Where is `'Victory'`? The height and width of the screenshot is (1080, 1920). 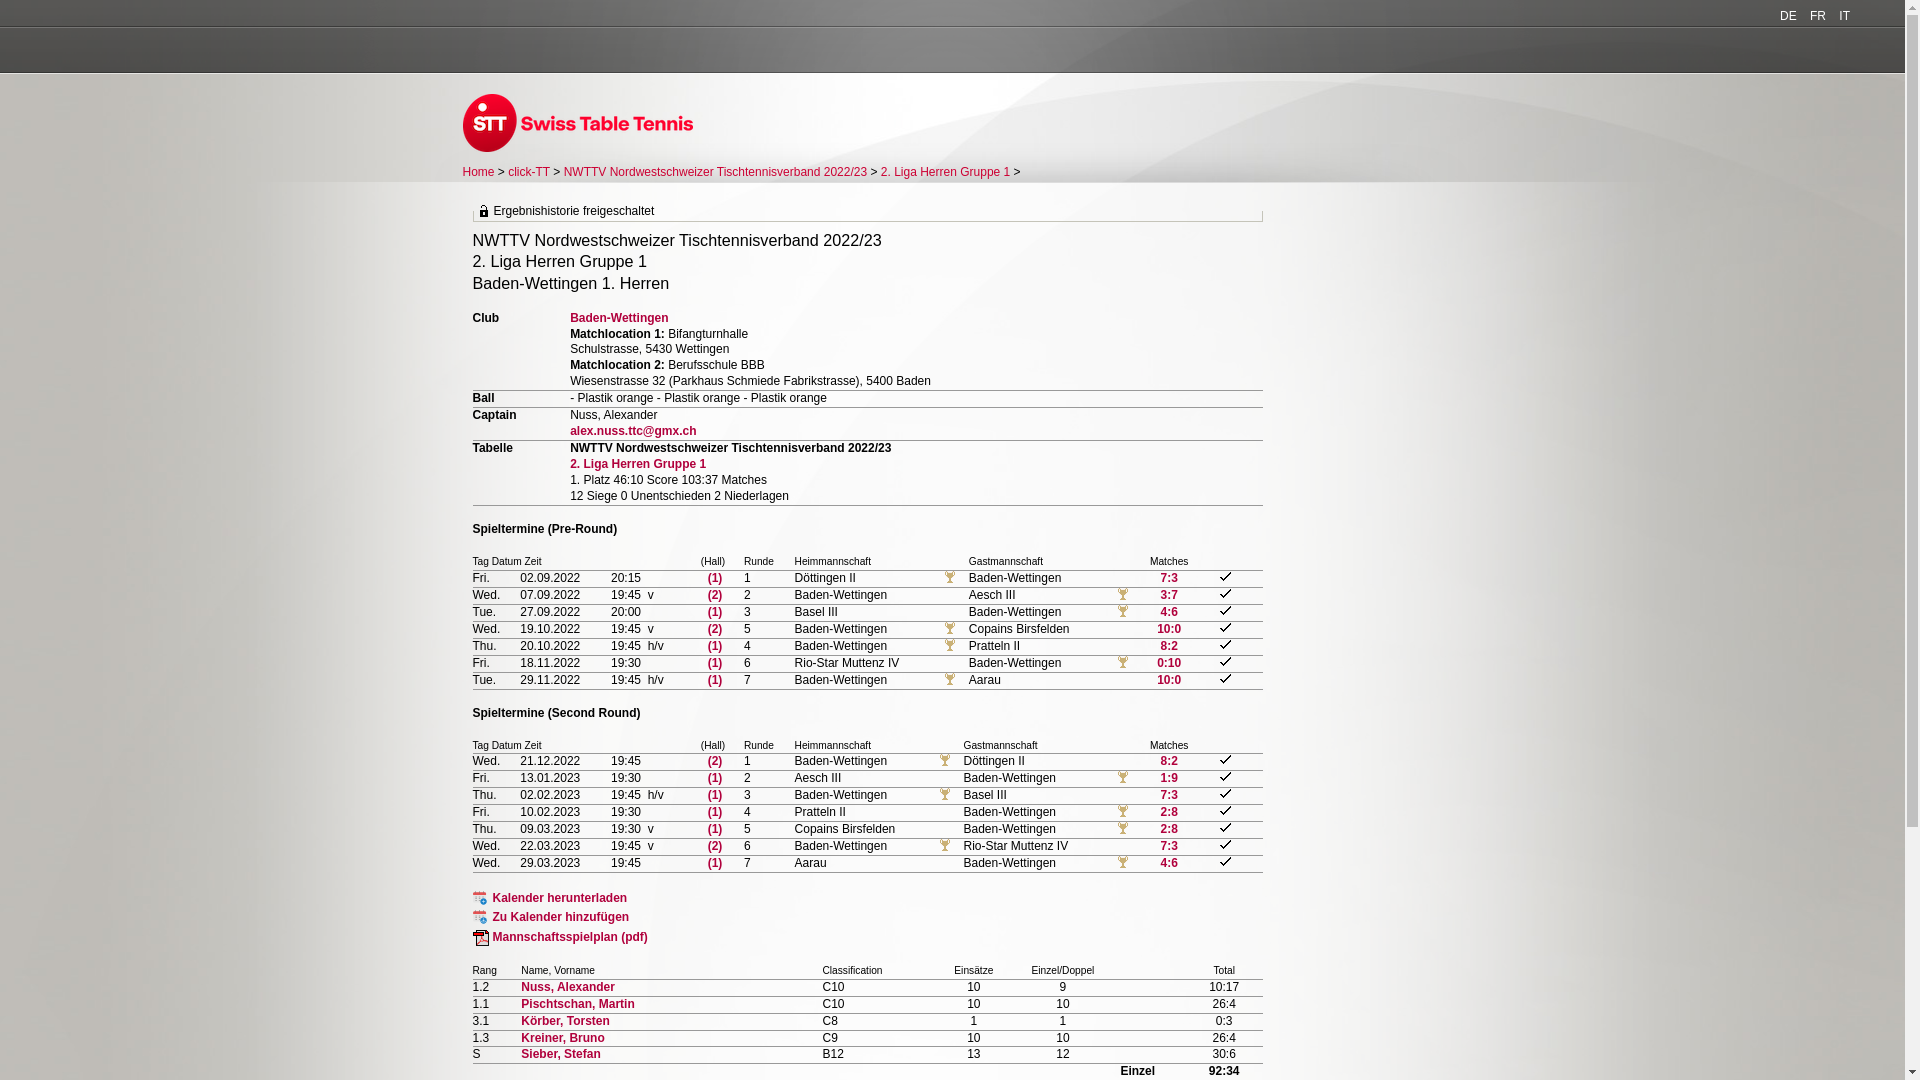 'Victory' is located at coordinates (1123, 611).